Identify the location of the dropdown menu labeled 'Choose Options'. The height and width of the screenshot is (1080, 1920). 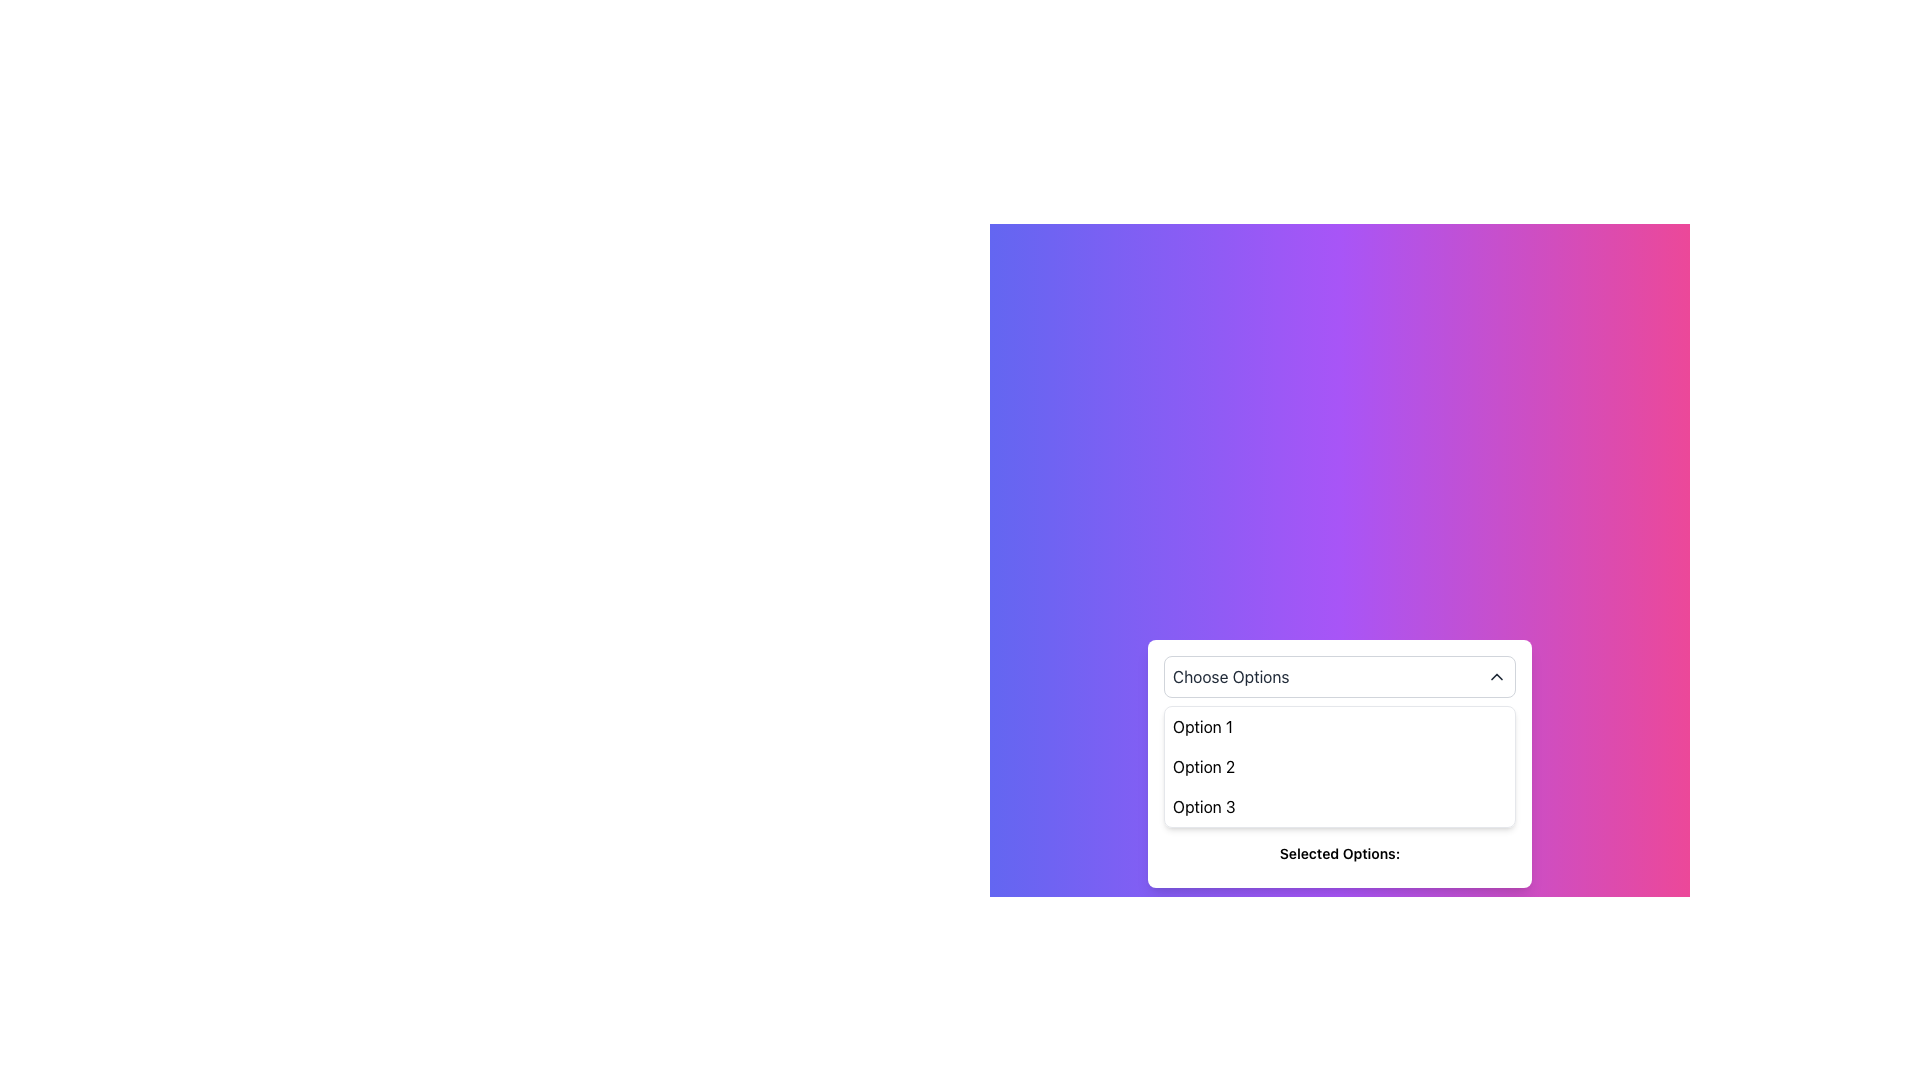
(1339, 676).